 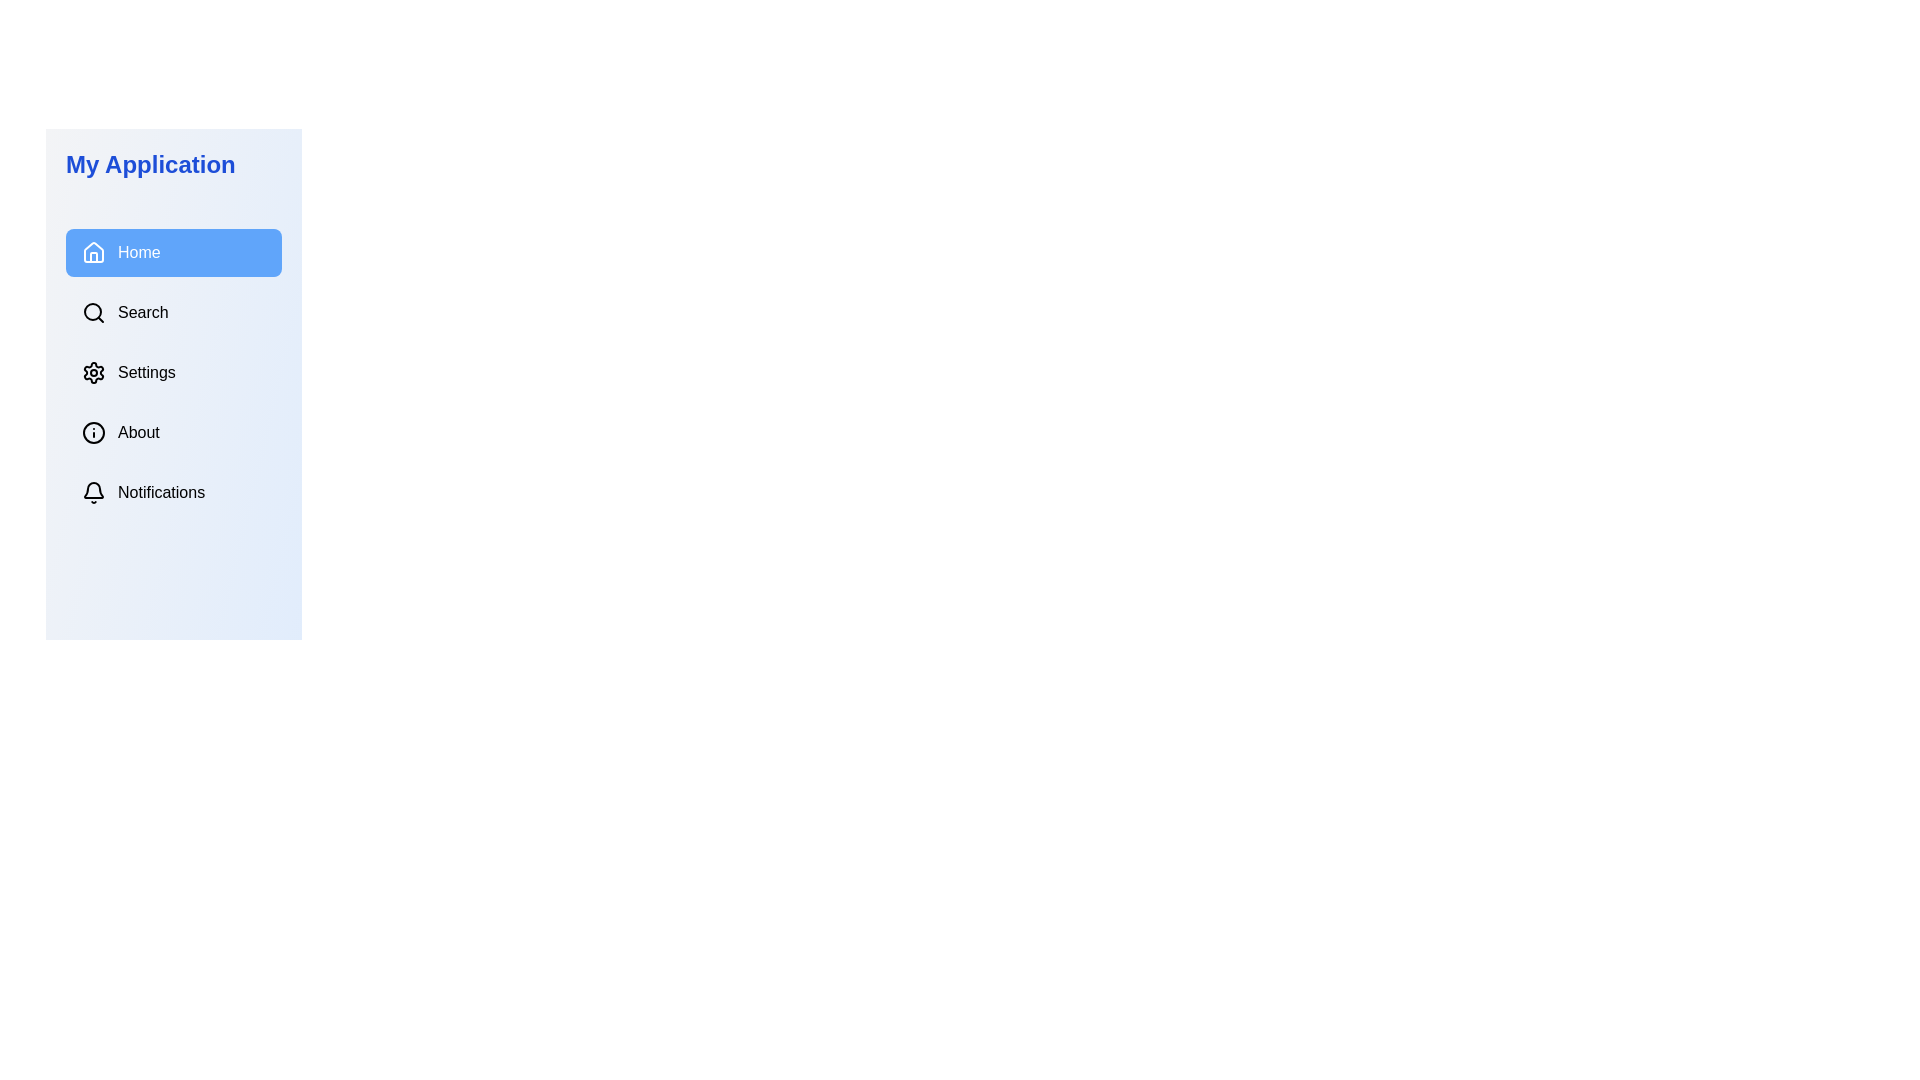 What do you see at coordinates (173, 164) in the screenshot?
I see `the Text Label located at the top of the left sidebar panel, which serves as the title or header for the application` at bounding box center [173, 164].